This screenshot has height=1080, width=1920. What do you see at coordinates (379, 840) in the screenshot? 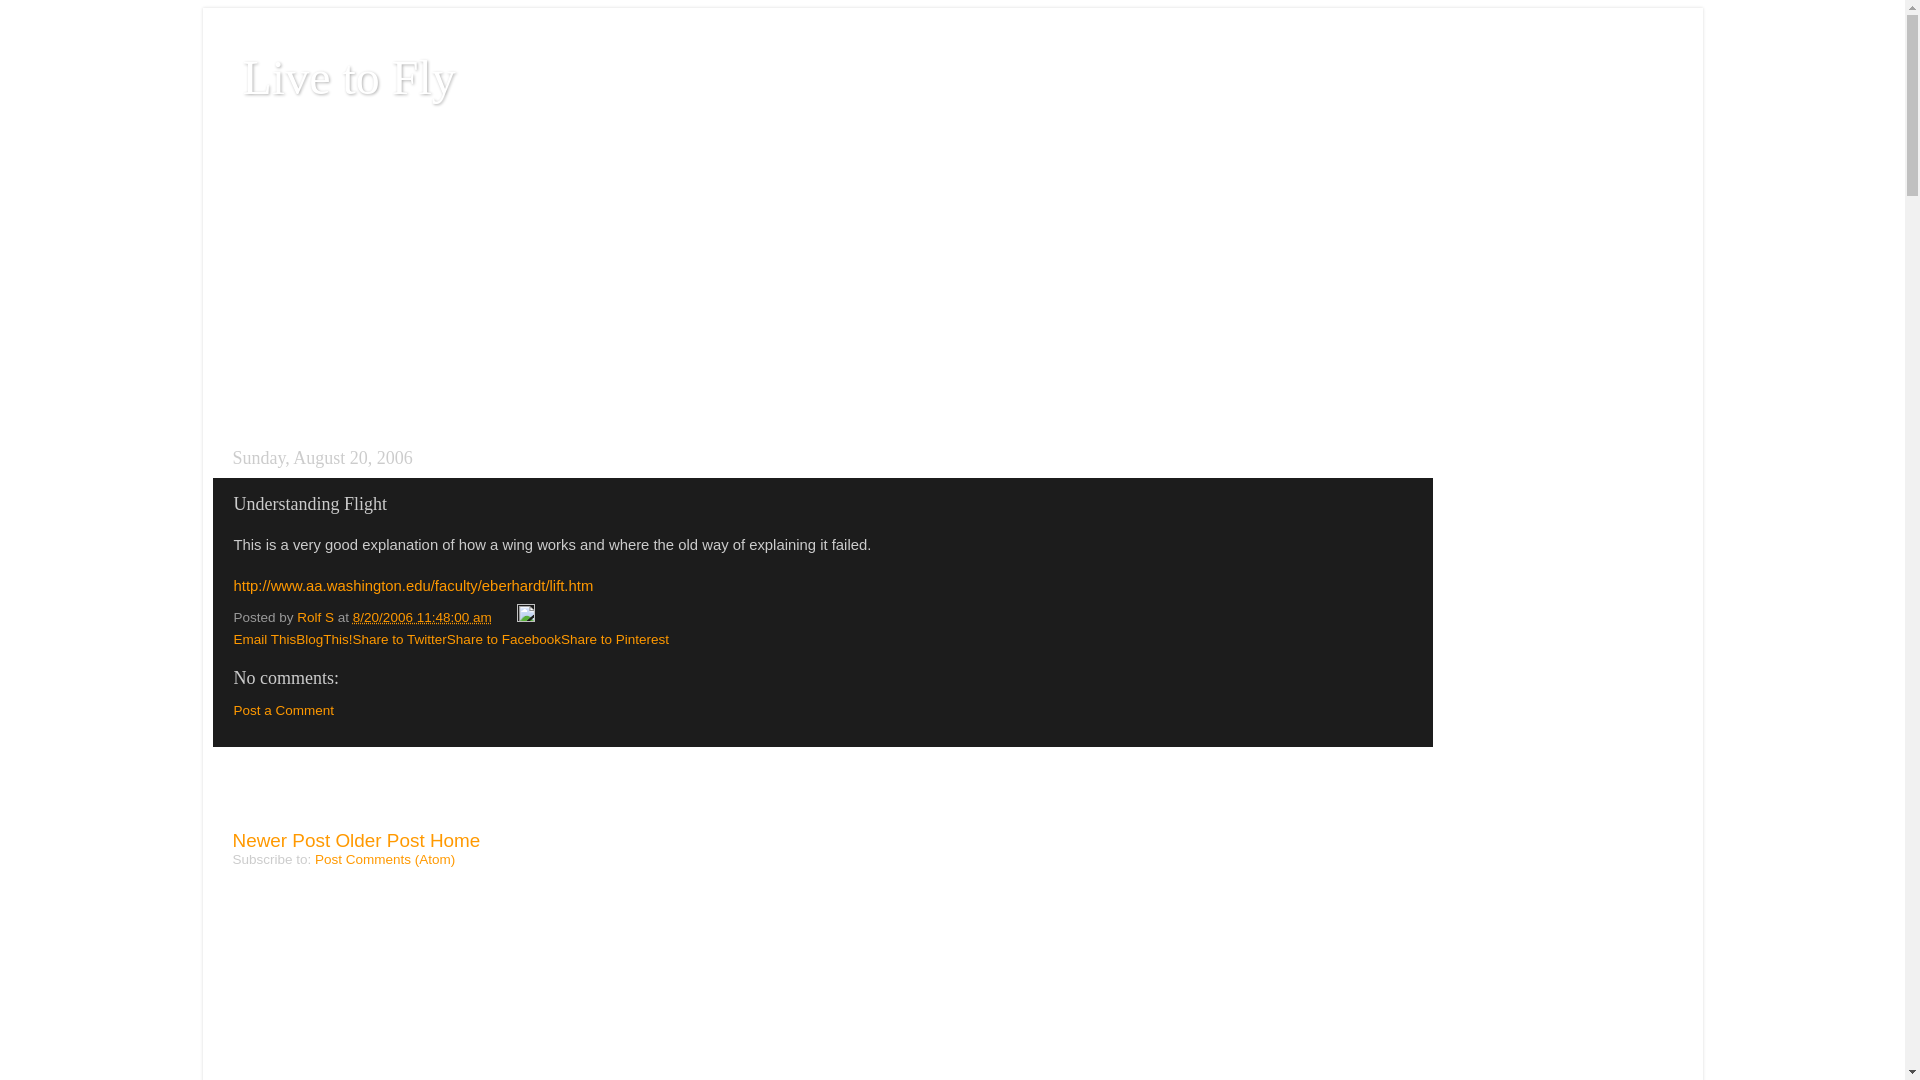
I see `'Older Post'` at bounding box center [379, 840].